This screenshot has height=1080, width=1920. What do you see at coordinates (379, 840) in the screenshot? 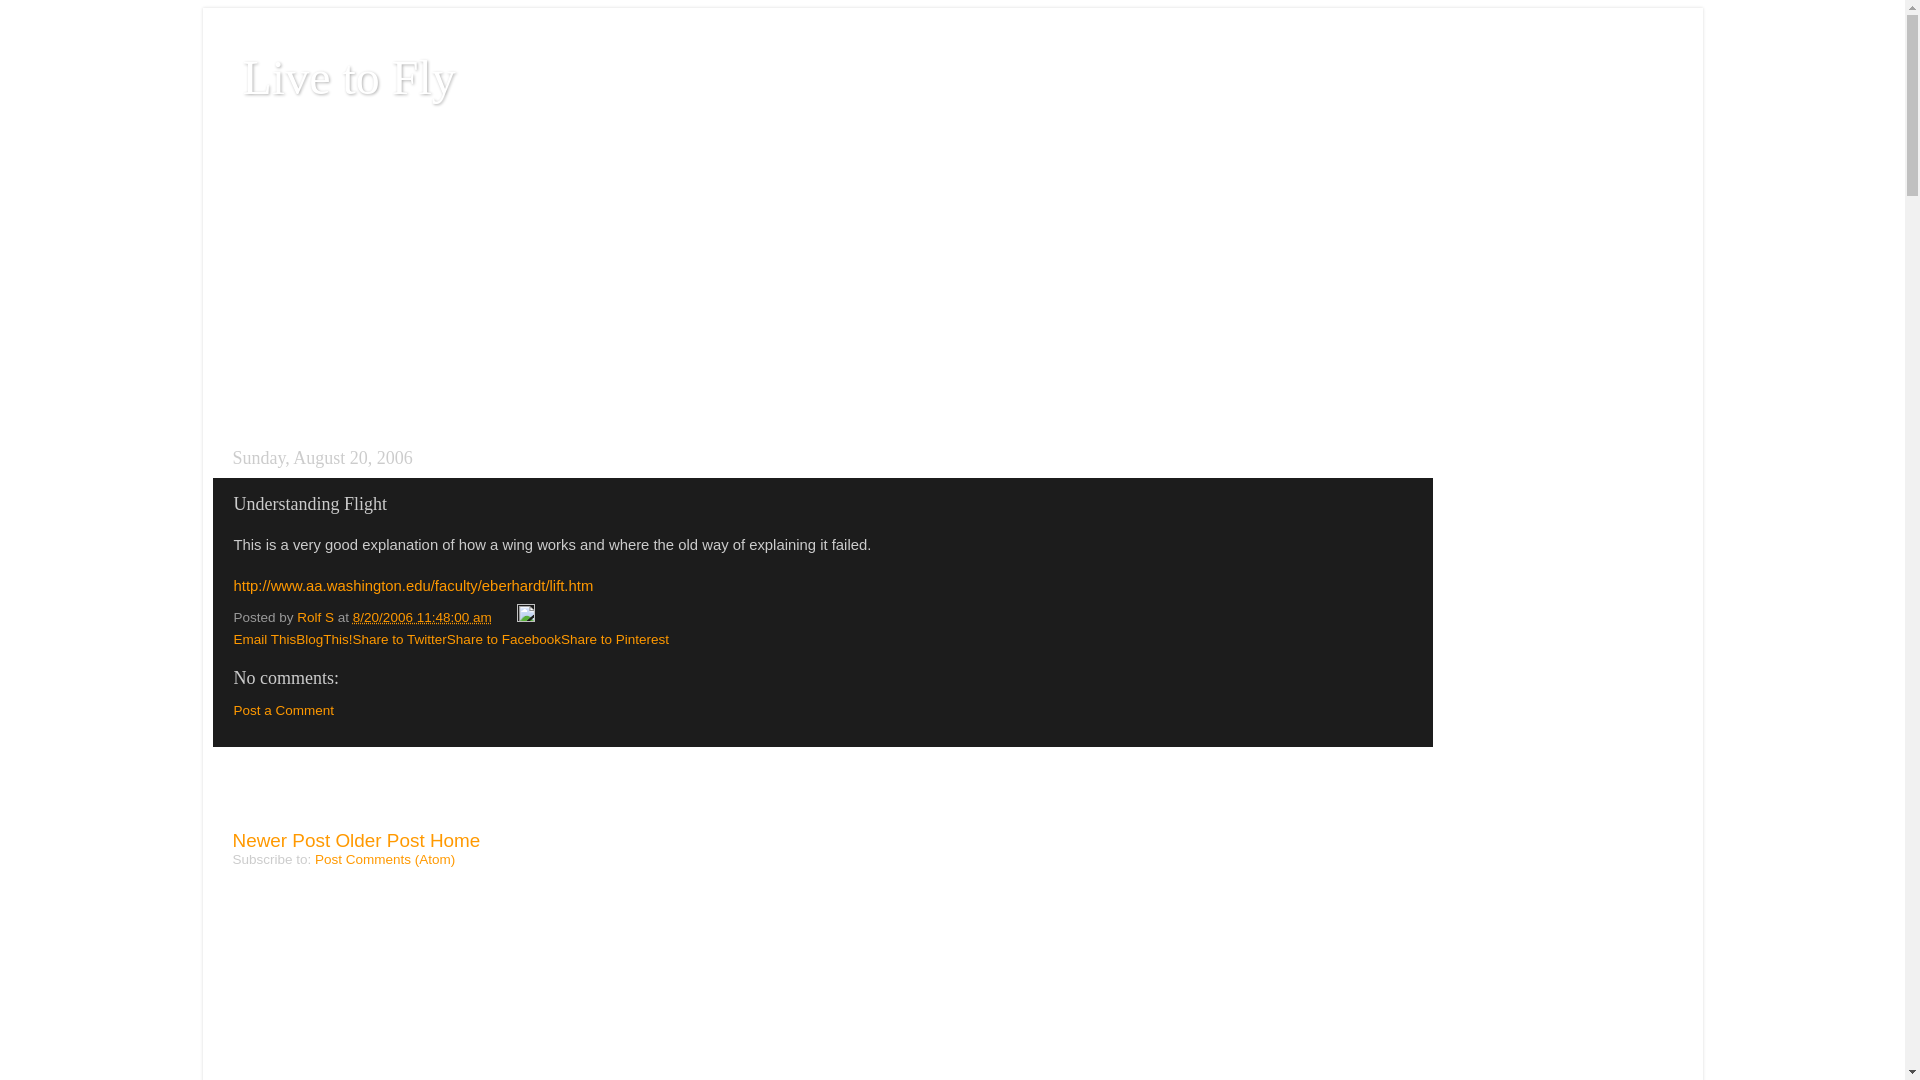
I see `'Older Post'` at bounding box center [379, 840].